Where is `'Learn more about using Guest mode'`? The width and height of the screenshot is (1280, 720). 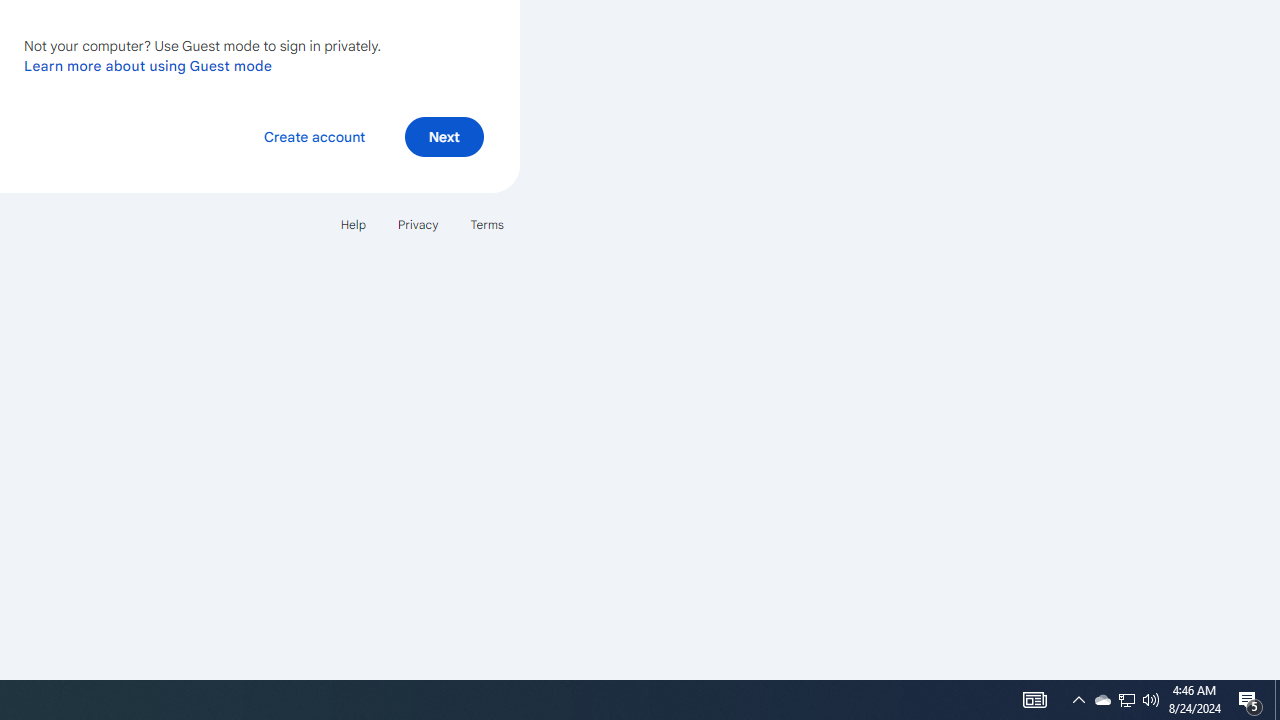
'Learn more about using Guest mode' is located at coordinates (147, 64).